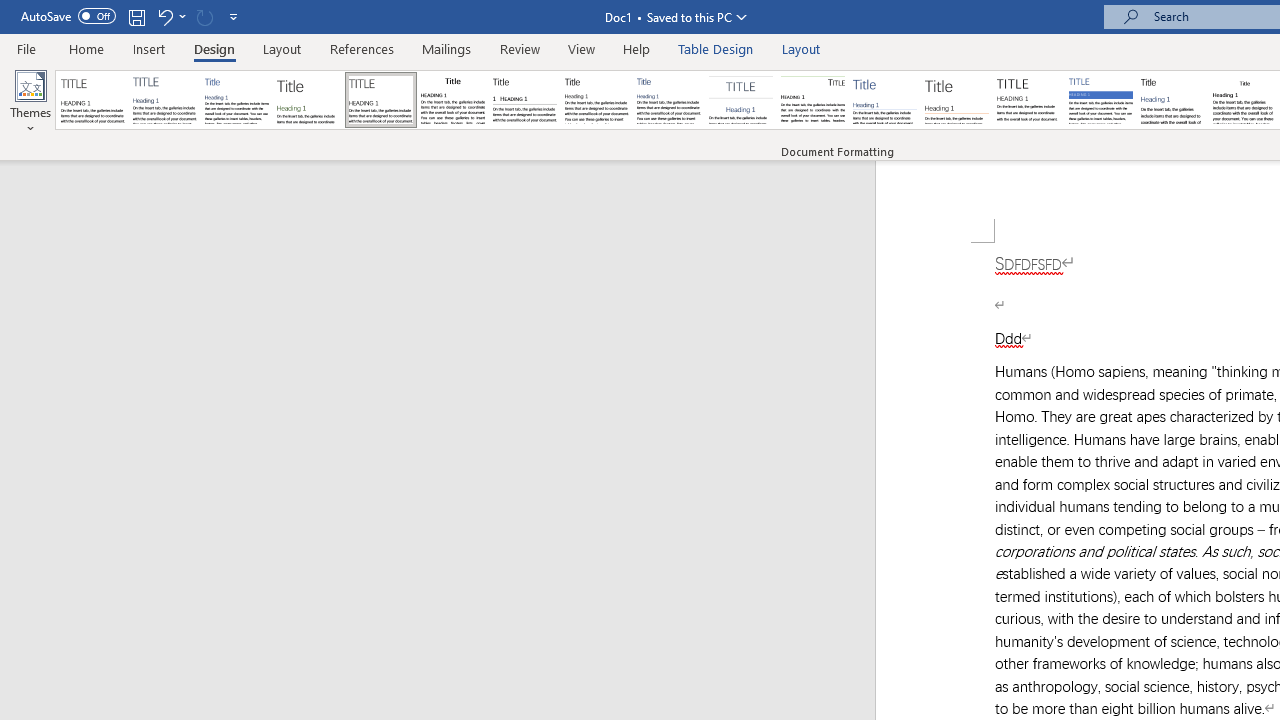 This screenshot has height=720, width=1280. I want to click on 'Basic (Elegant)', so click(165, 100).